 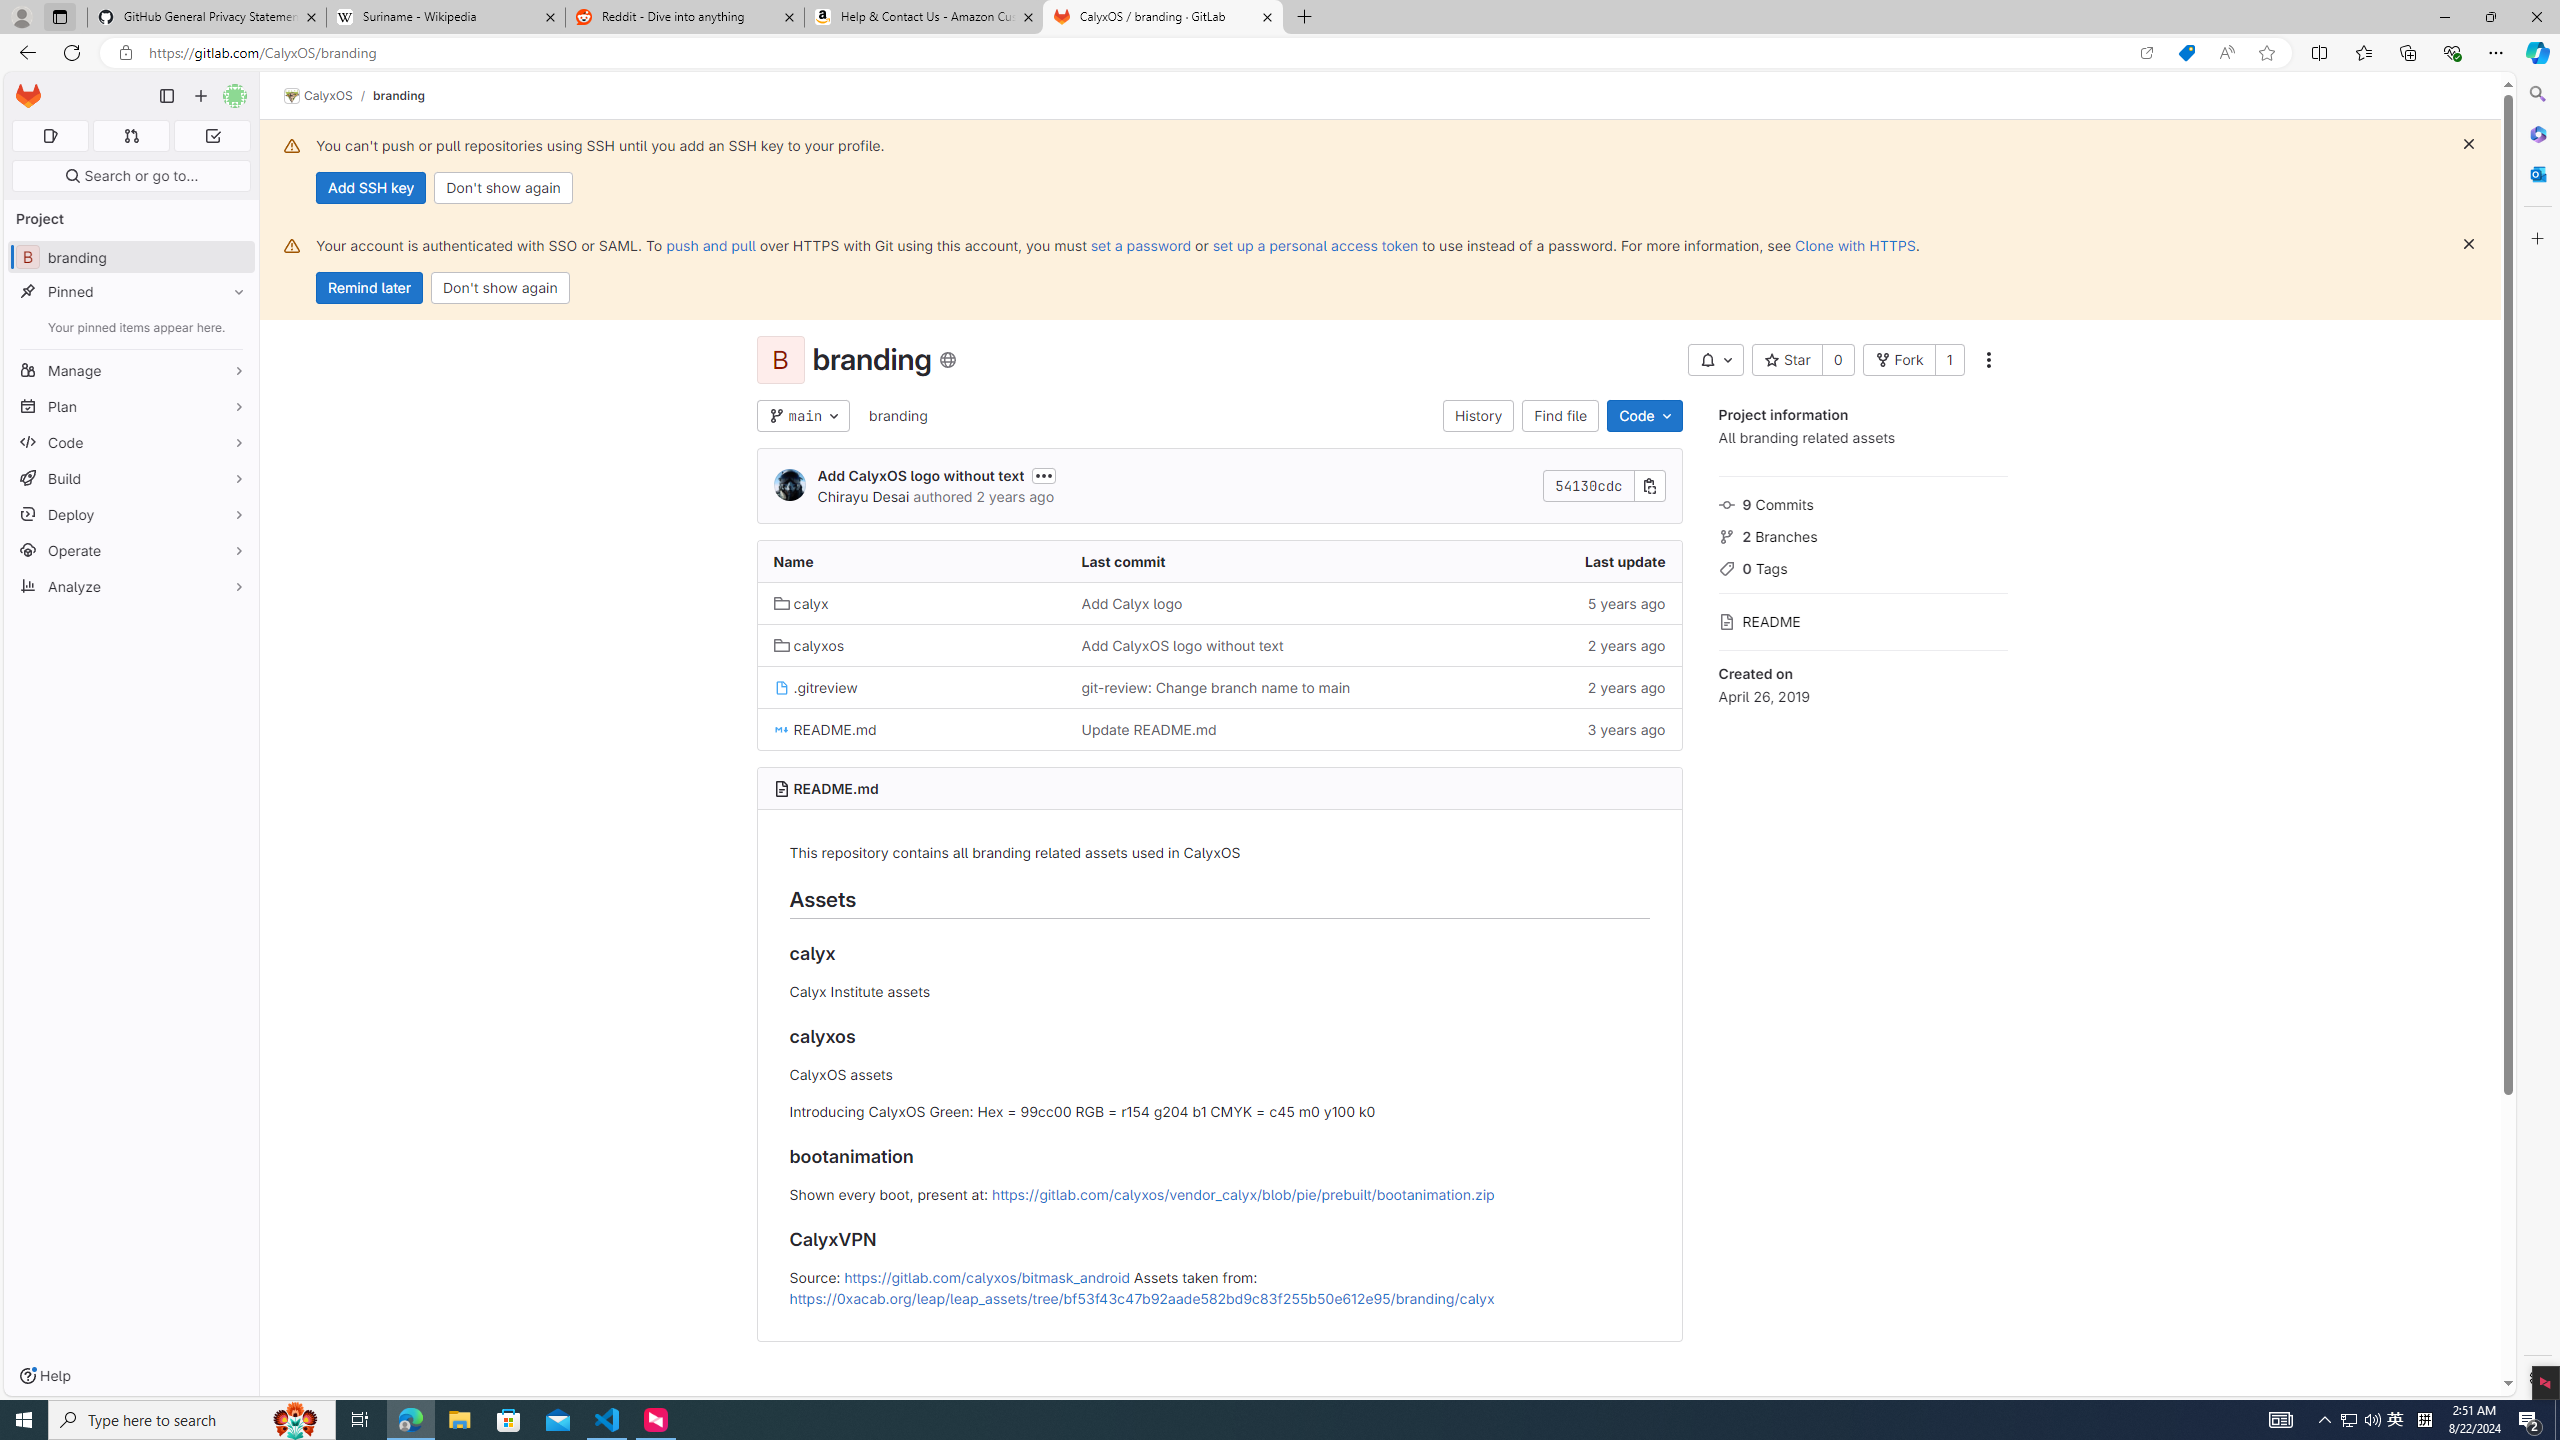 I want to click on 'Deploy', so click(x=130, y=513).